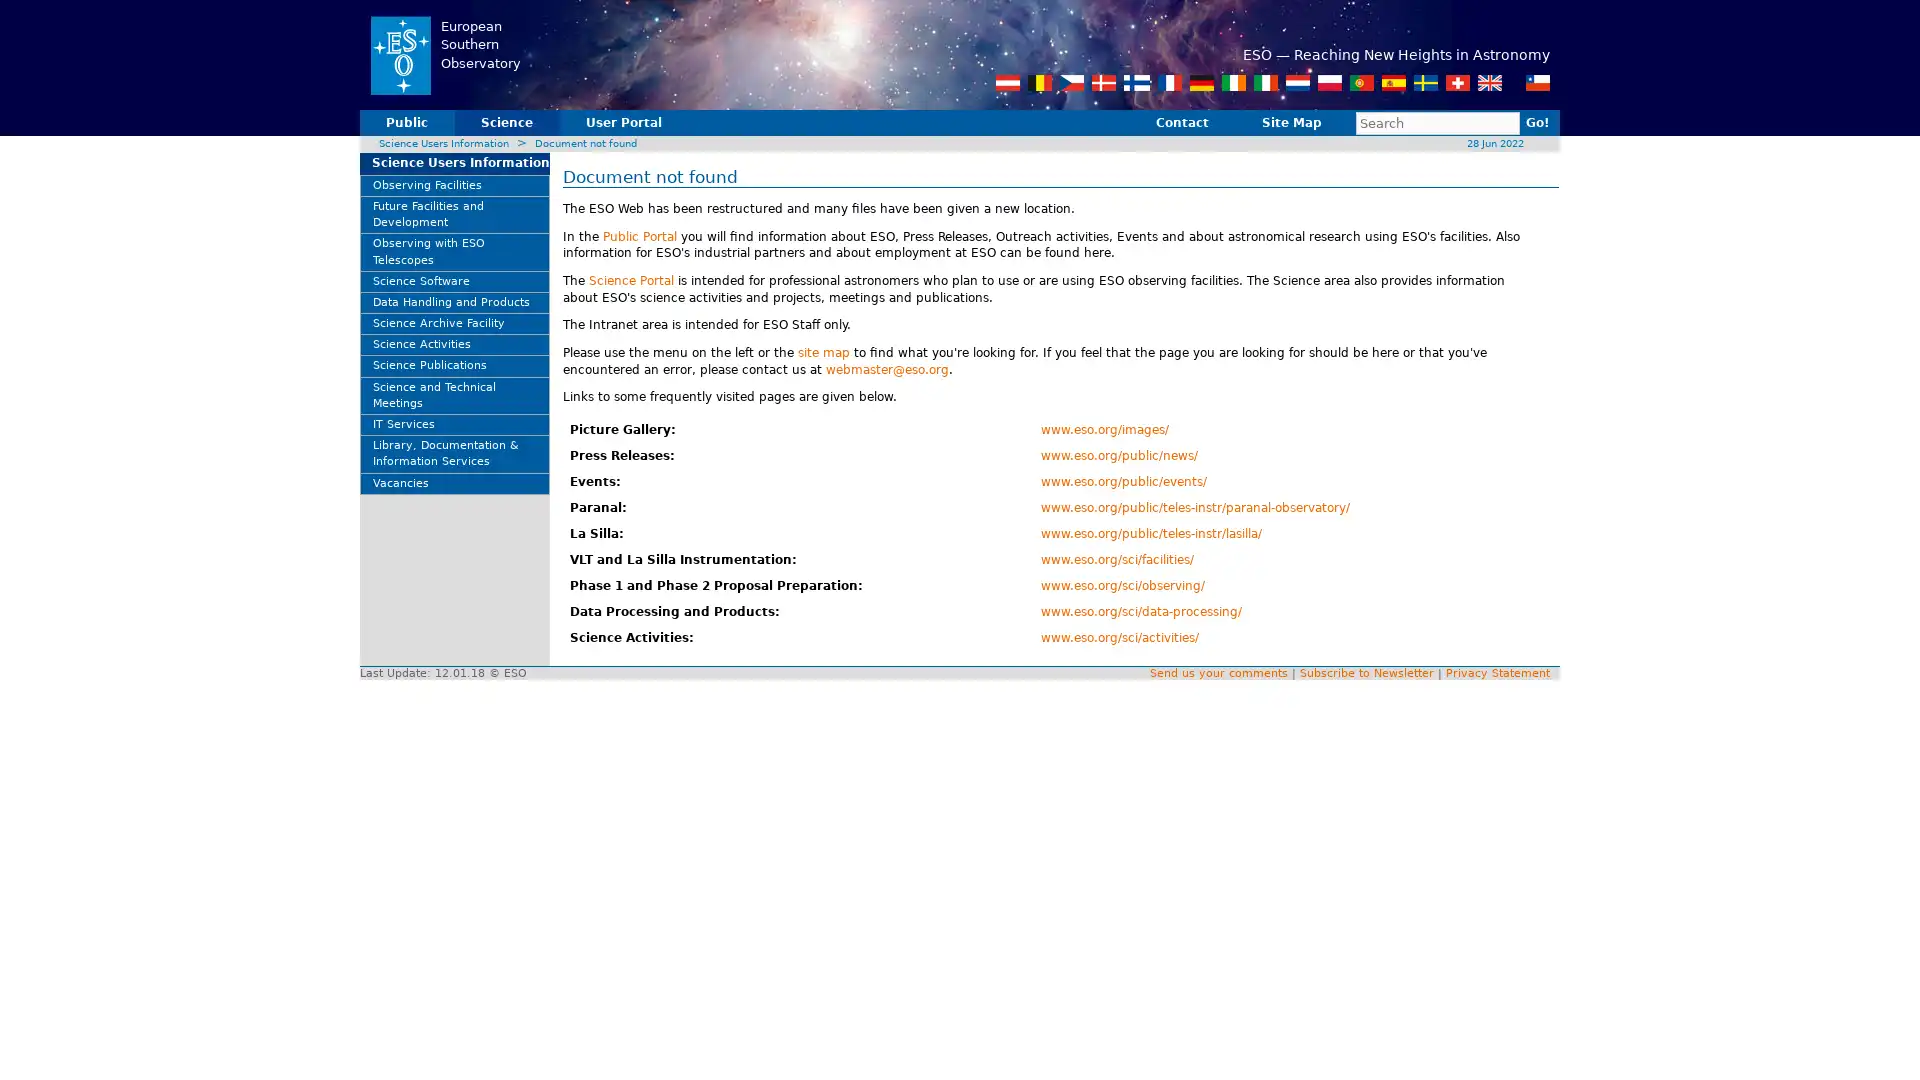  What do you see at coordinates (1536, 123) in the screenshot?
I see `Go!` at bounding box center [1536, 123].